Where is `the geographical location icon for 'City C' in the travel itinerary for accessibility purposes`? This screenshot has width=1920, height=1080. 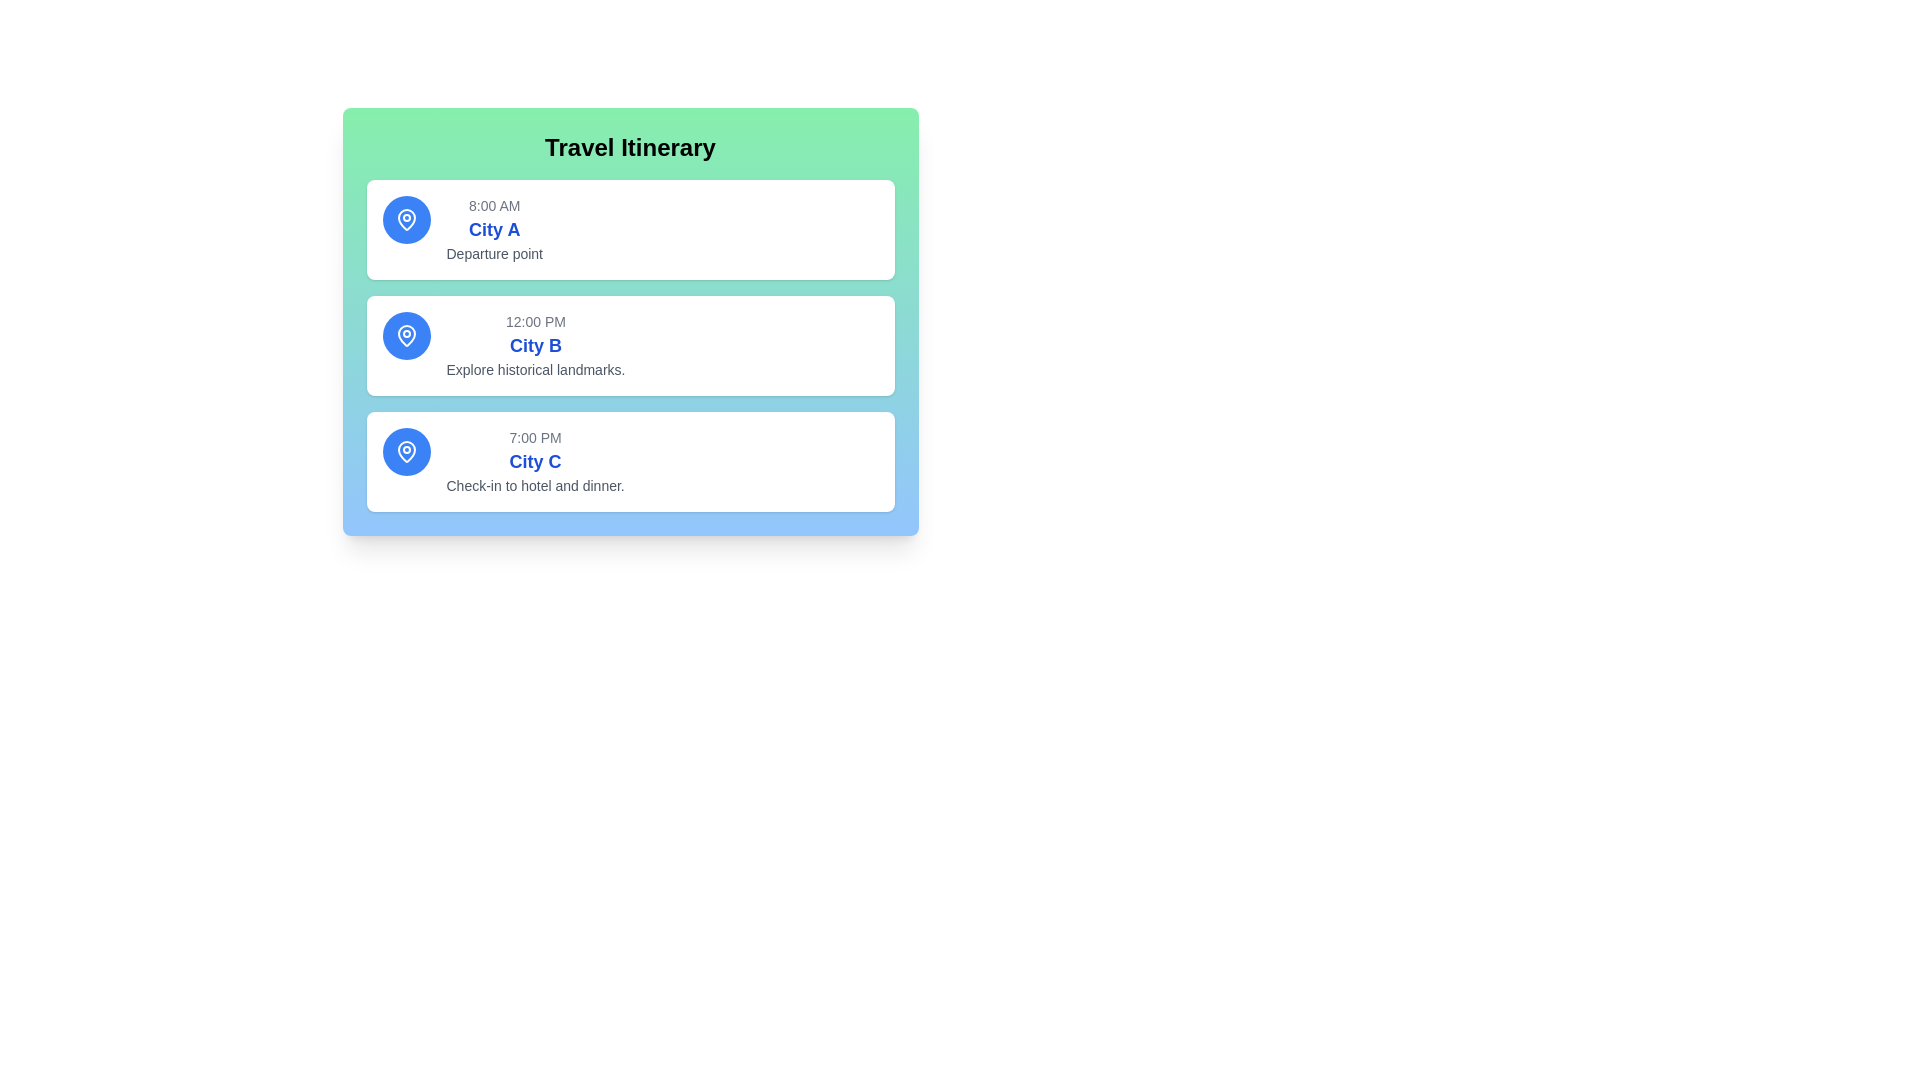 the geographical location icon for 'City C' in the travel itinerary for accessibility purposes is located at coordinates (405, 451).